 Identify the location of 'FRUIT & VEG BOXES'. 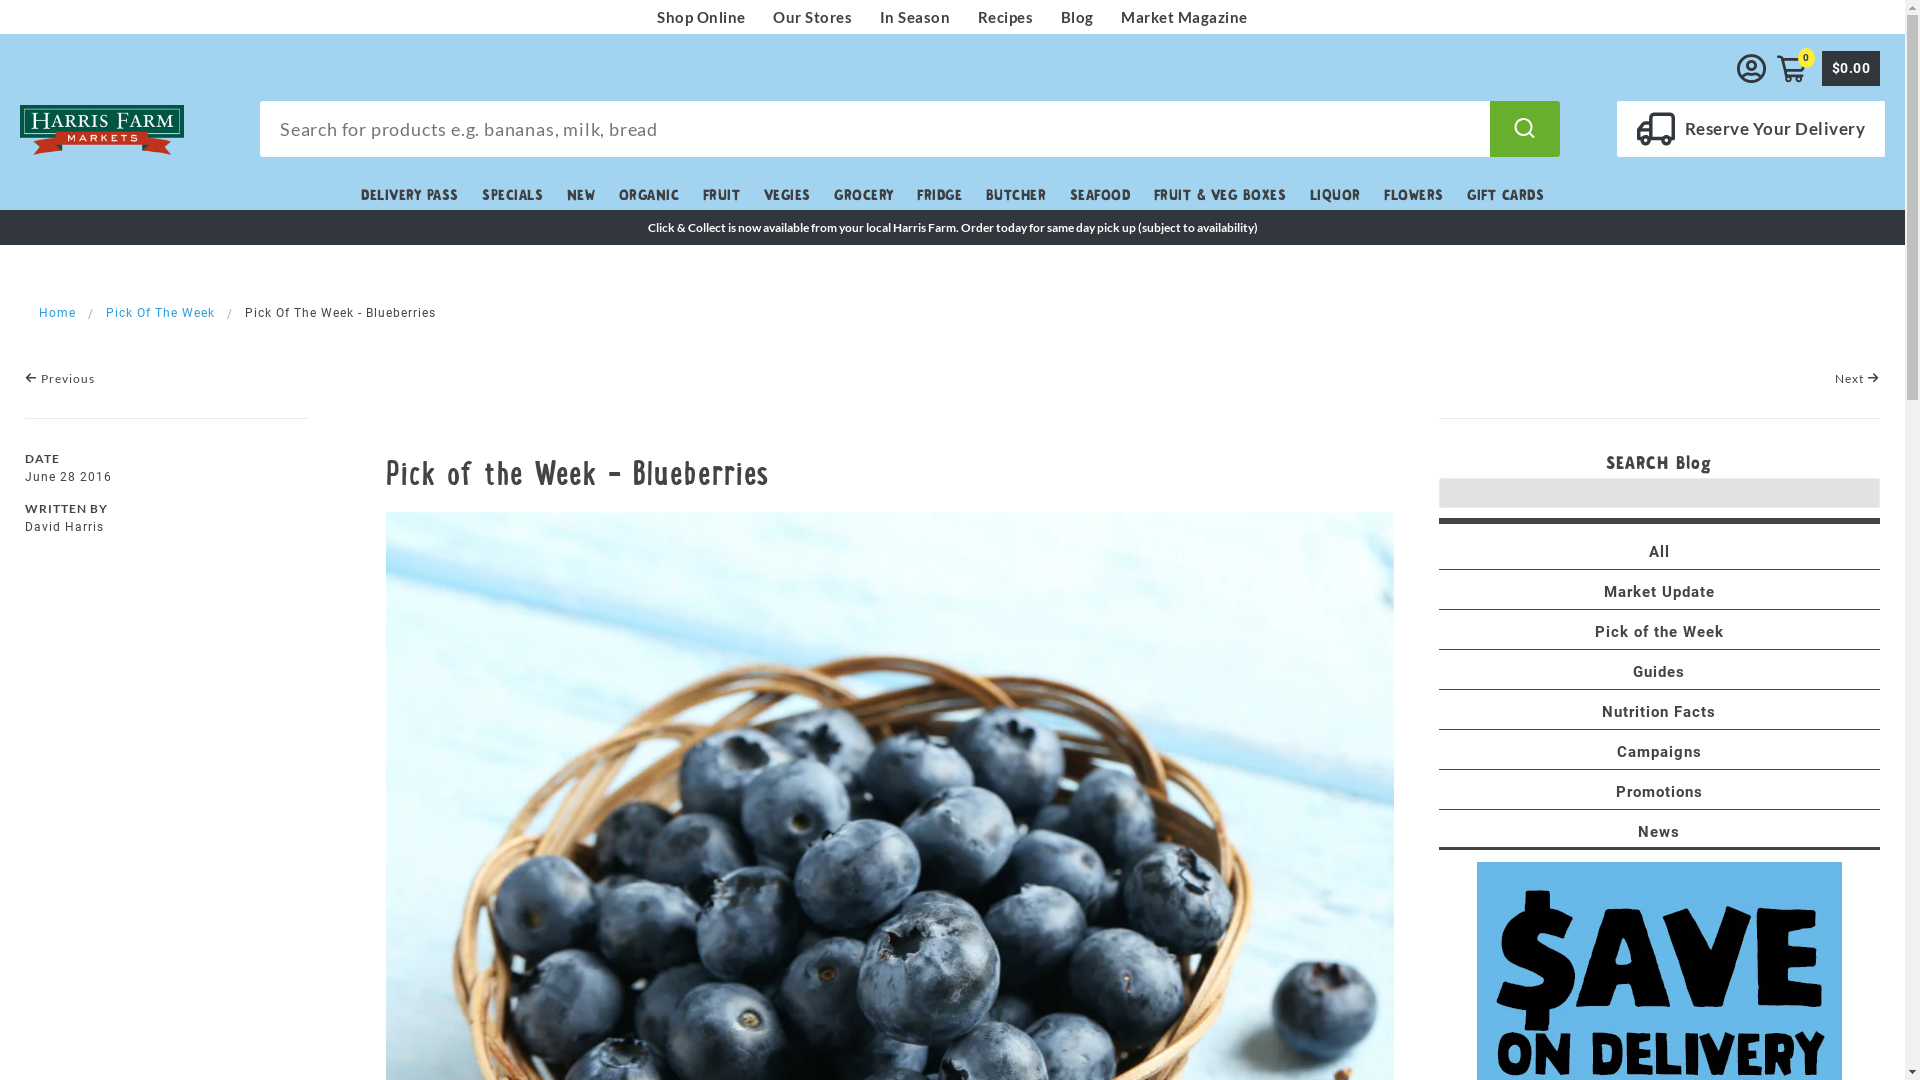
(1143, 195).